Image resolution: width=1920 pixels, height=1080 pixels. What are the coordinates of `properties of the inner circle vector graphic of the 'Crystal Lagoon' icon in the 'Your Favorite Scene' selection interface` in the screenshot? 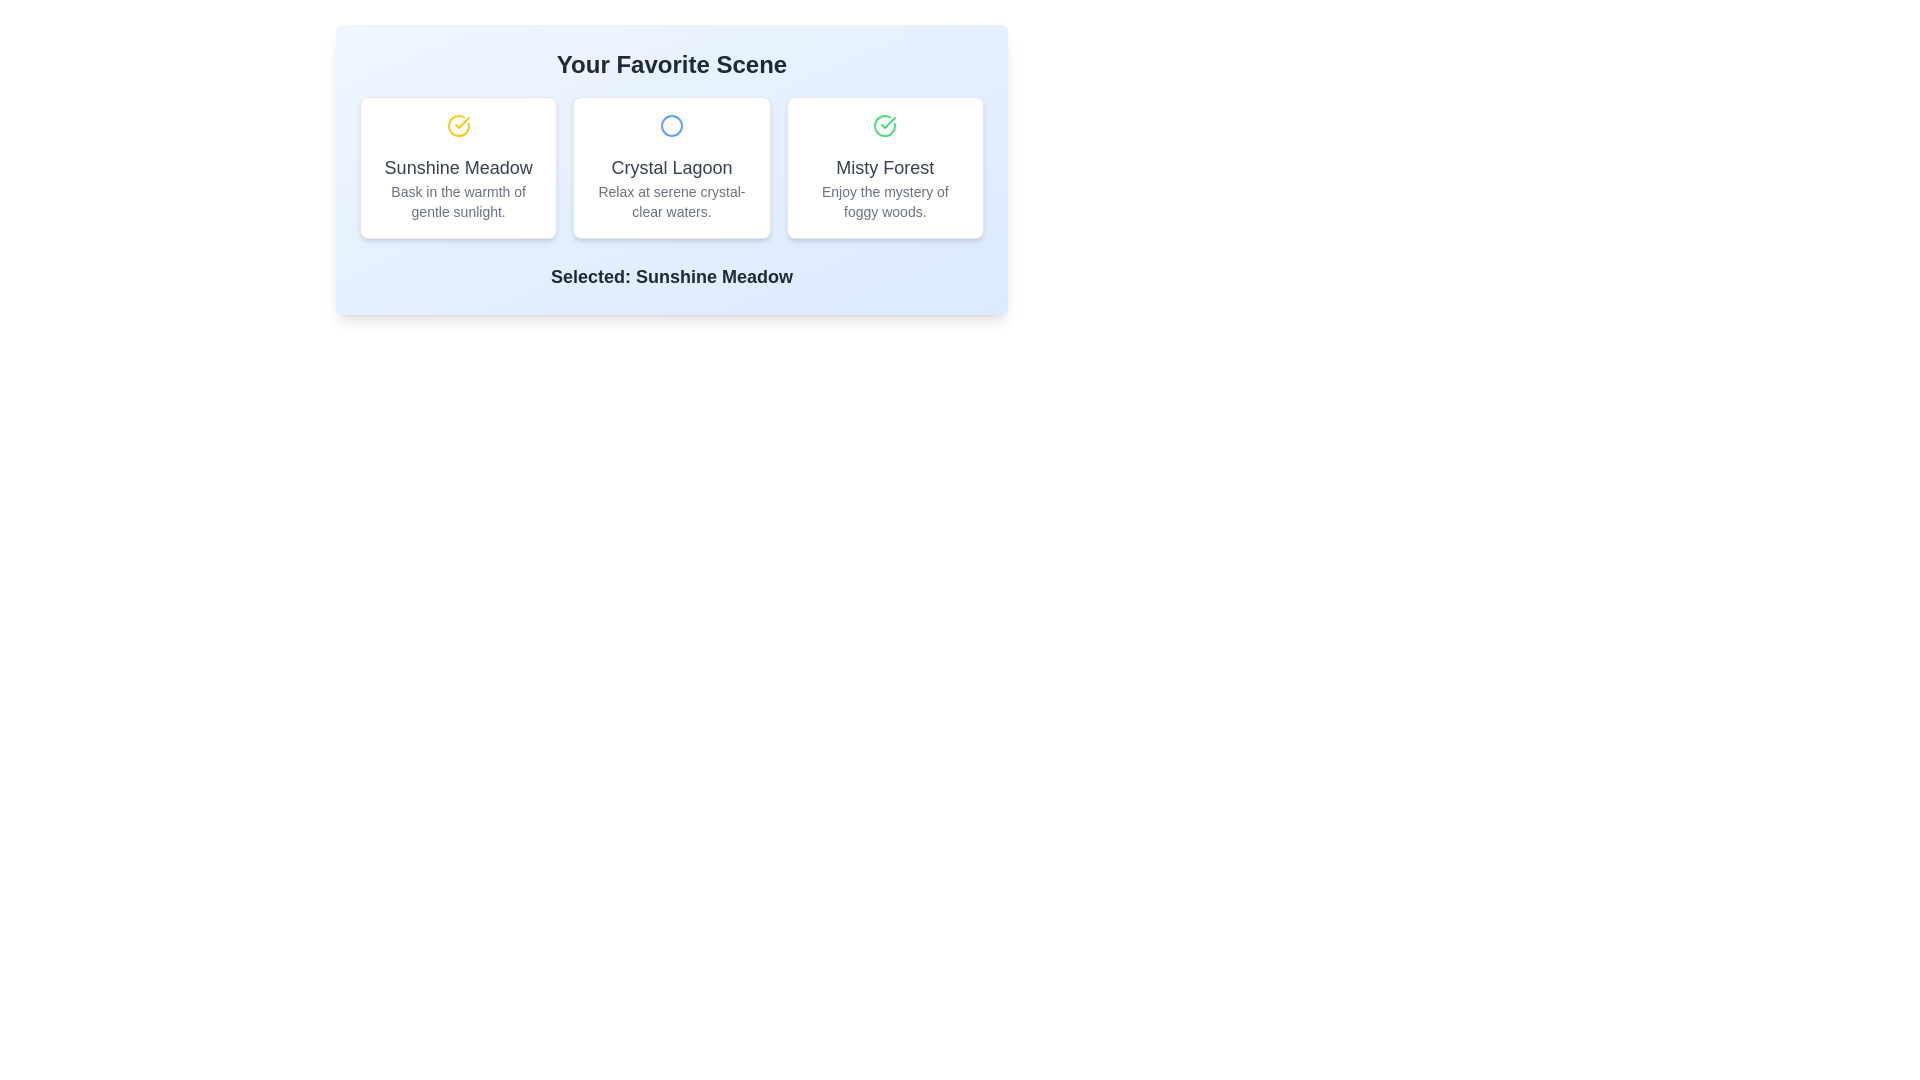 It's located at (672, 126).